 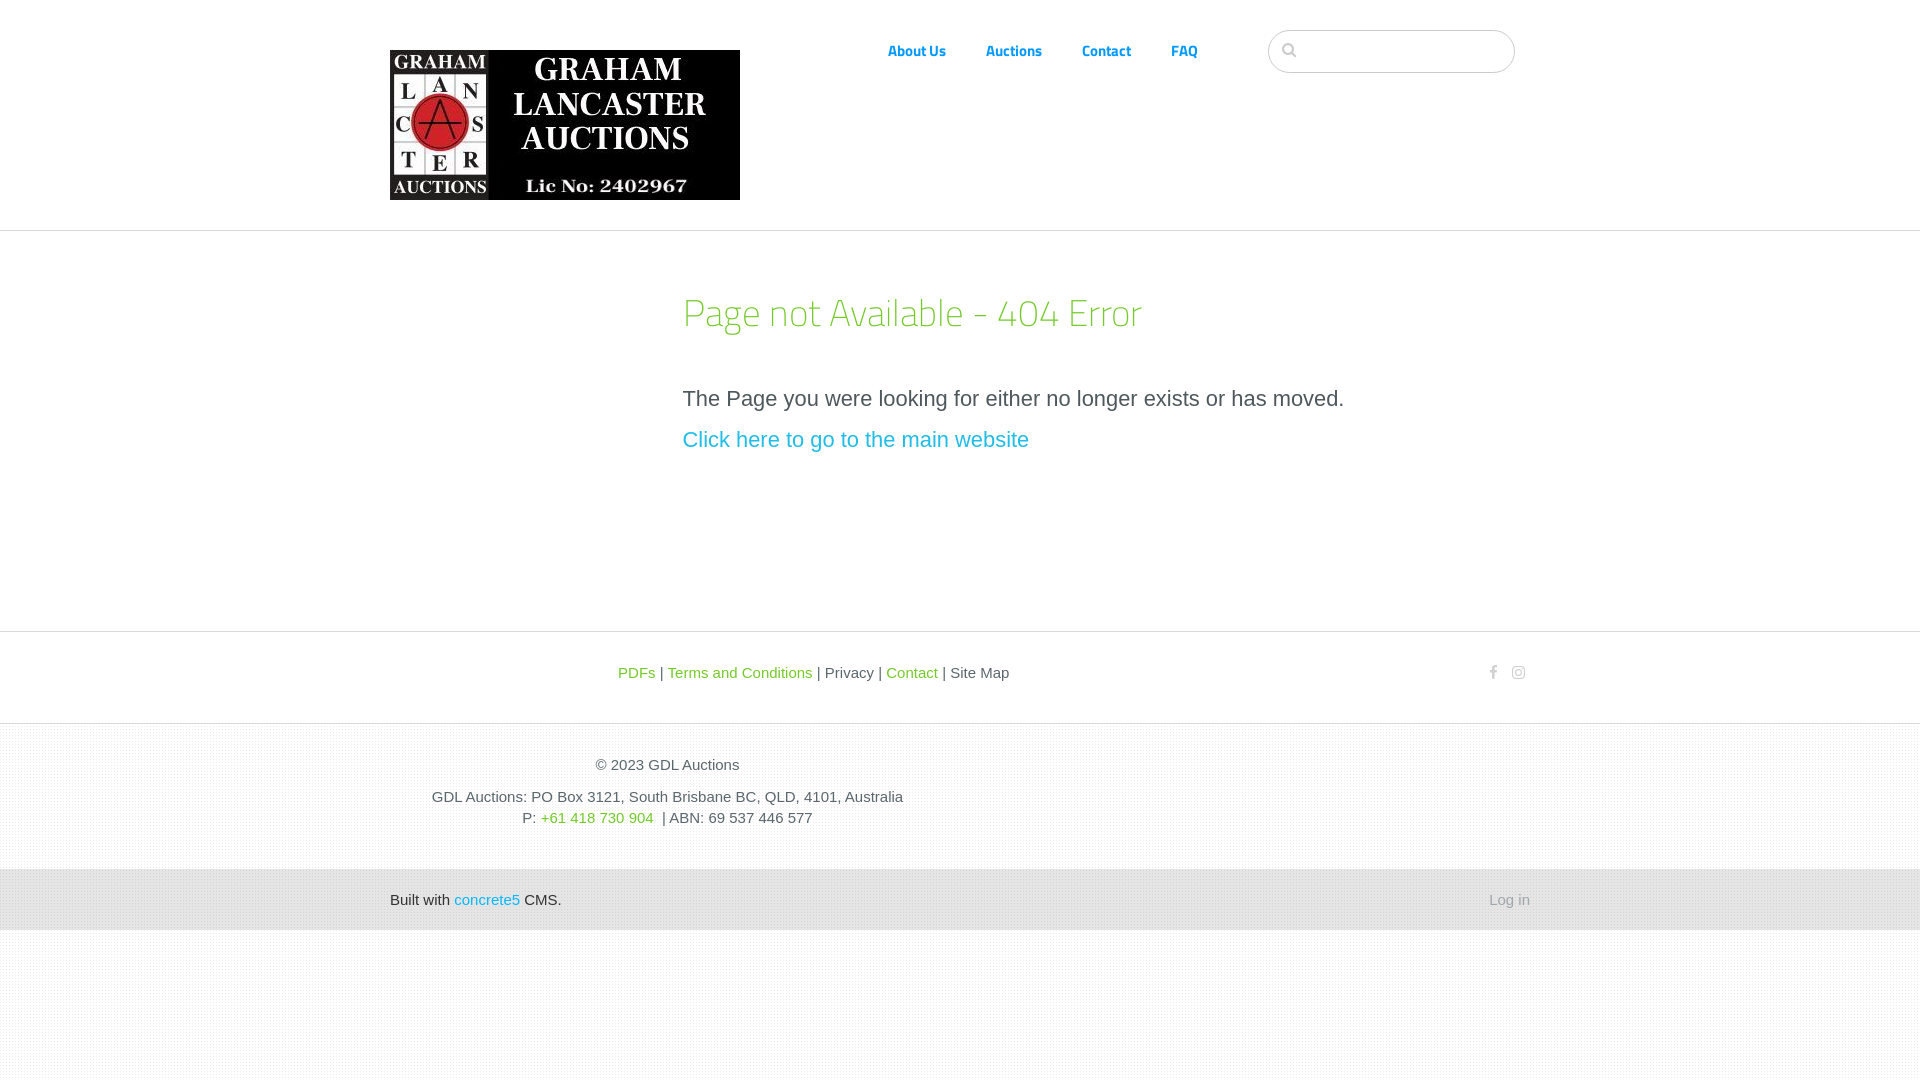 I want to click on '+61 418 730 904', so click(x=596, y=817).